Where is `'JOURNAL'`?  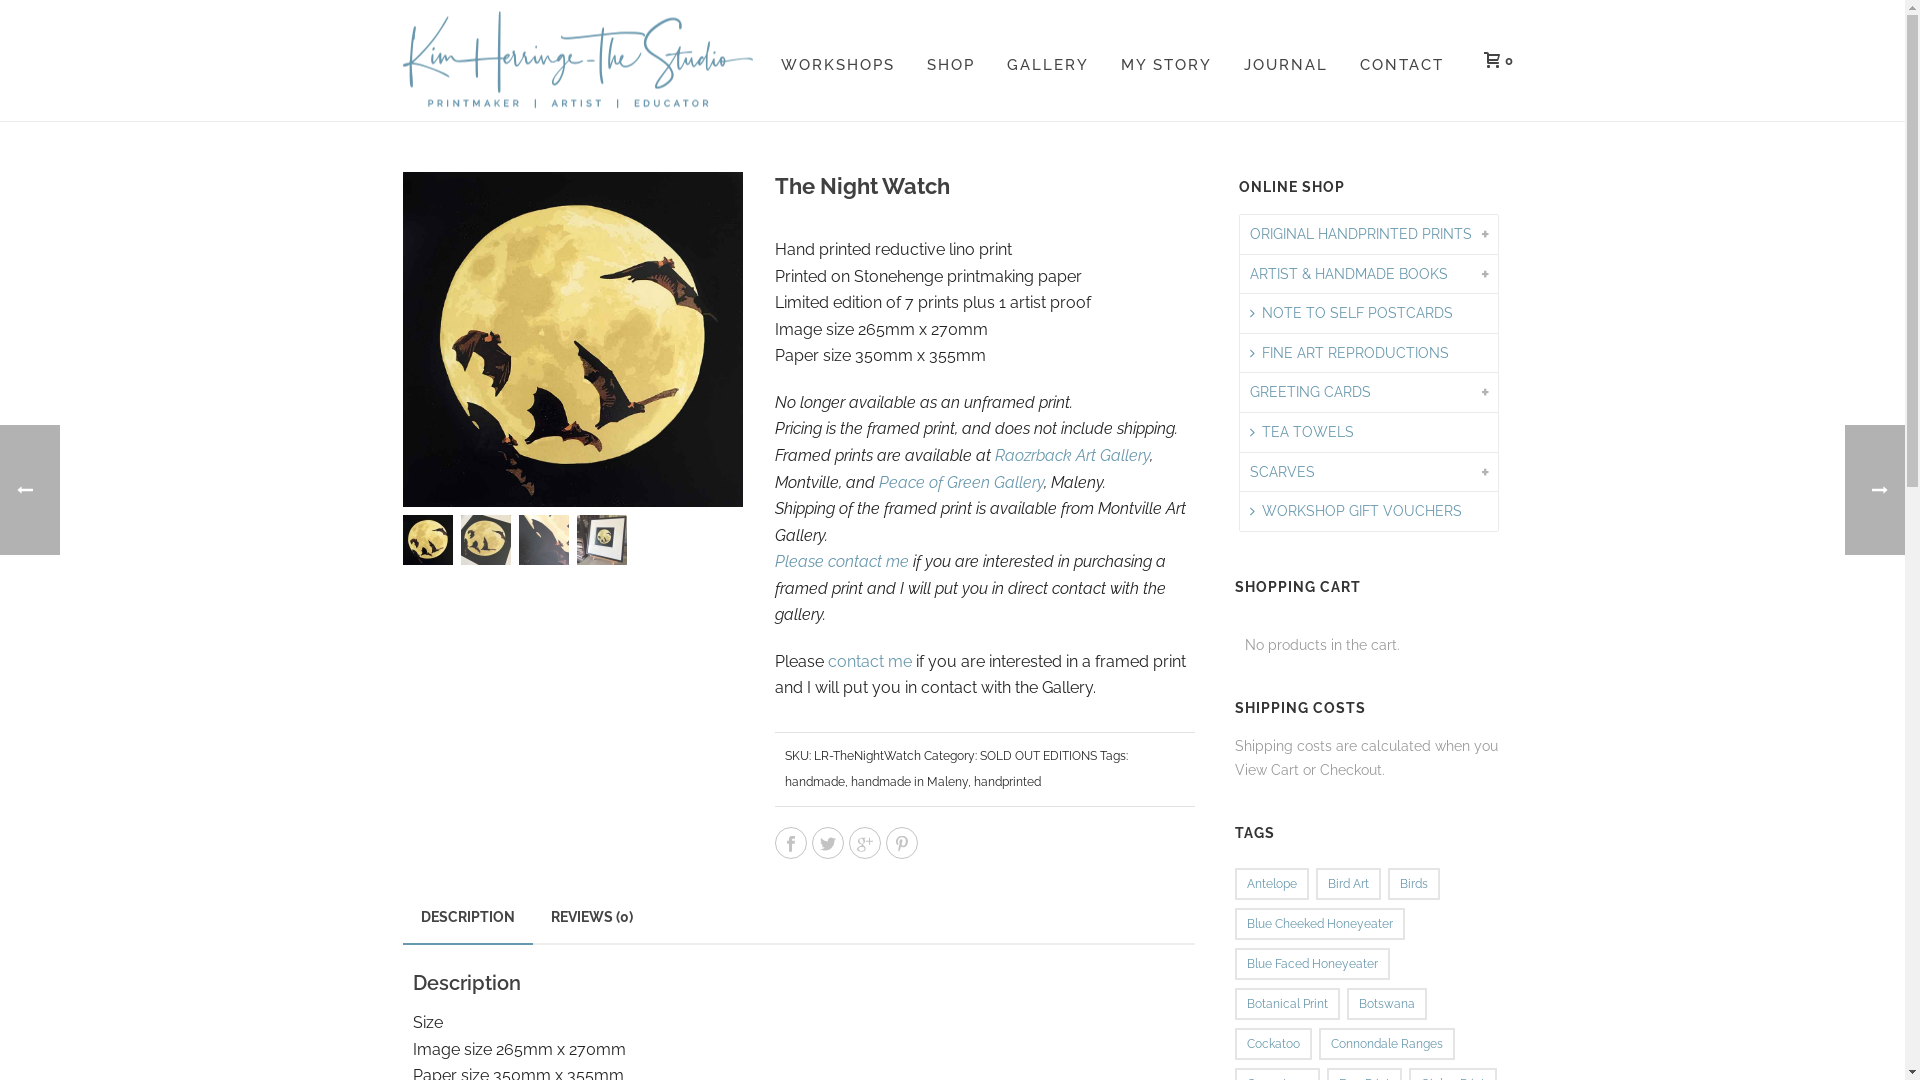 'JOURNAL' is located at coordinates (1286, 59).